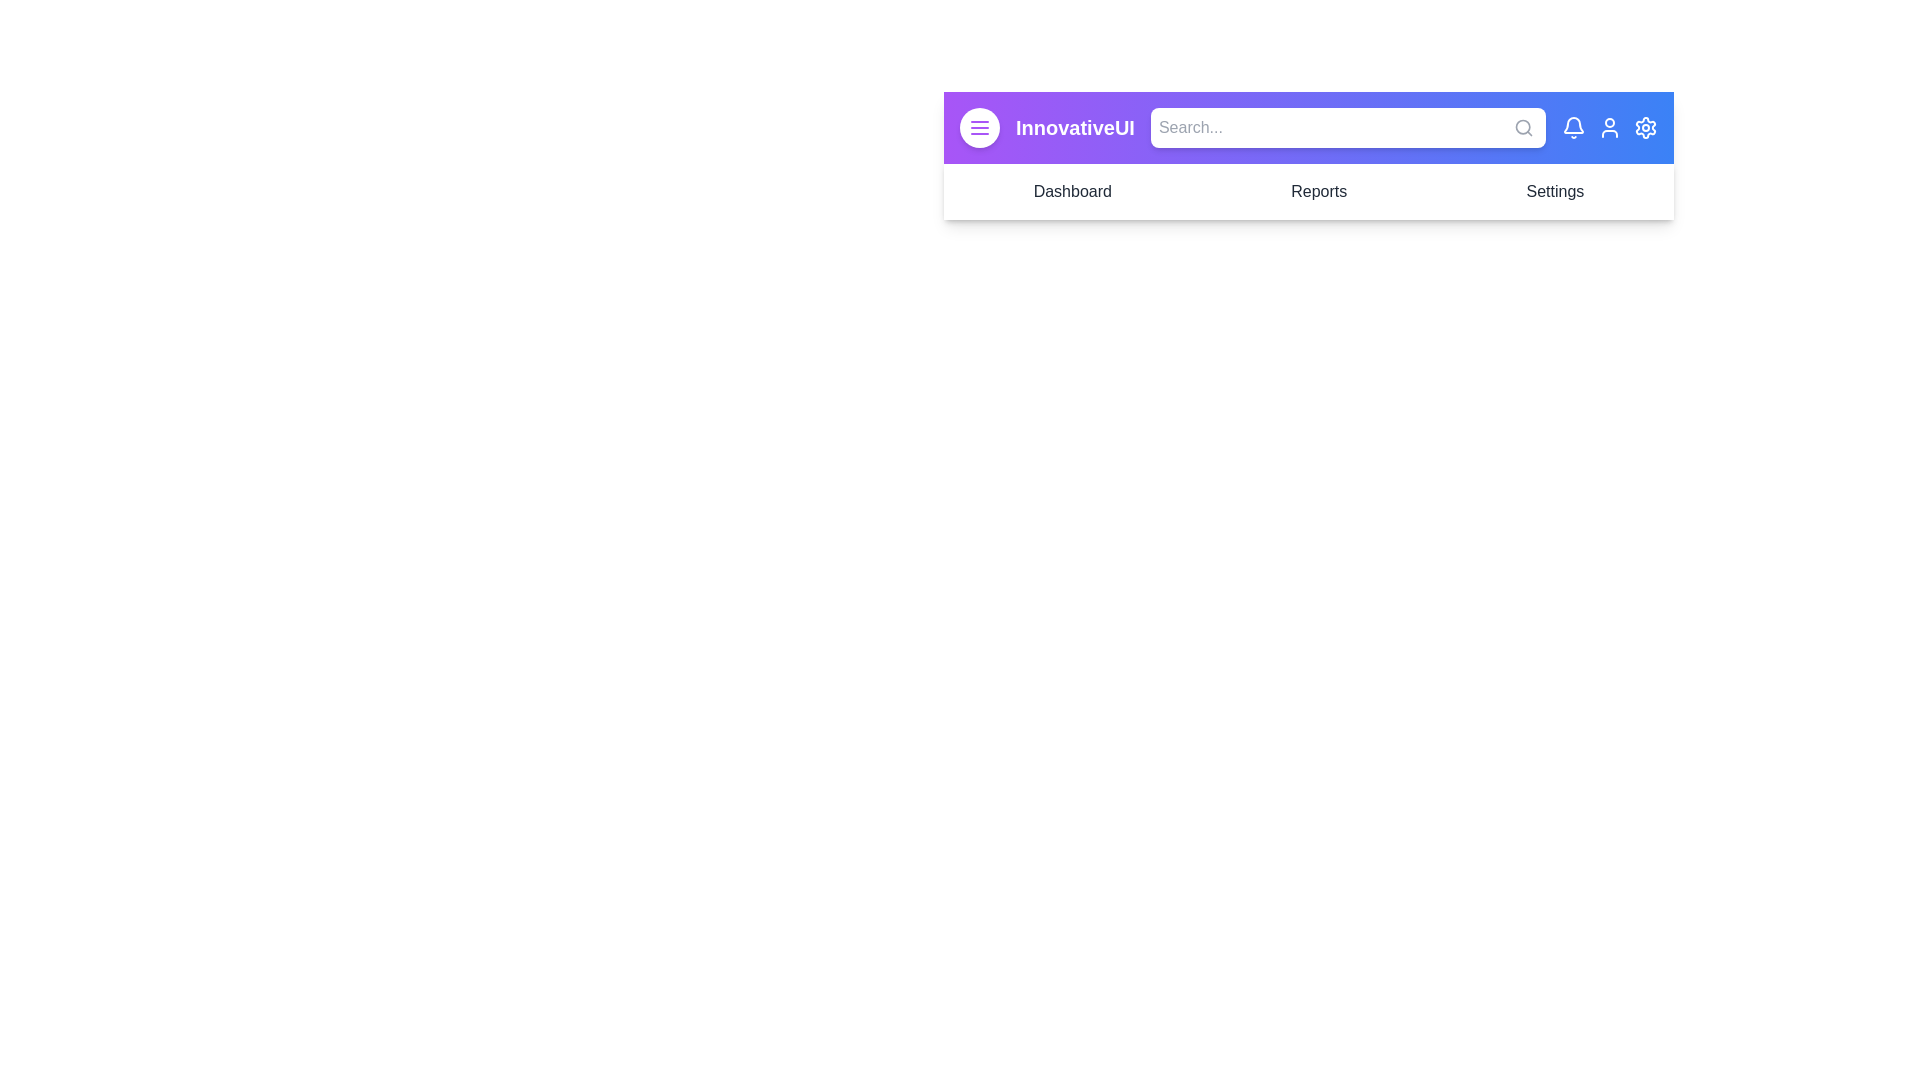 The height and width of the screenshot is (1080, 1920). I want to click on the Reports navigation item to navigate to its corresponding section, so click(1319, 192).